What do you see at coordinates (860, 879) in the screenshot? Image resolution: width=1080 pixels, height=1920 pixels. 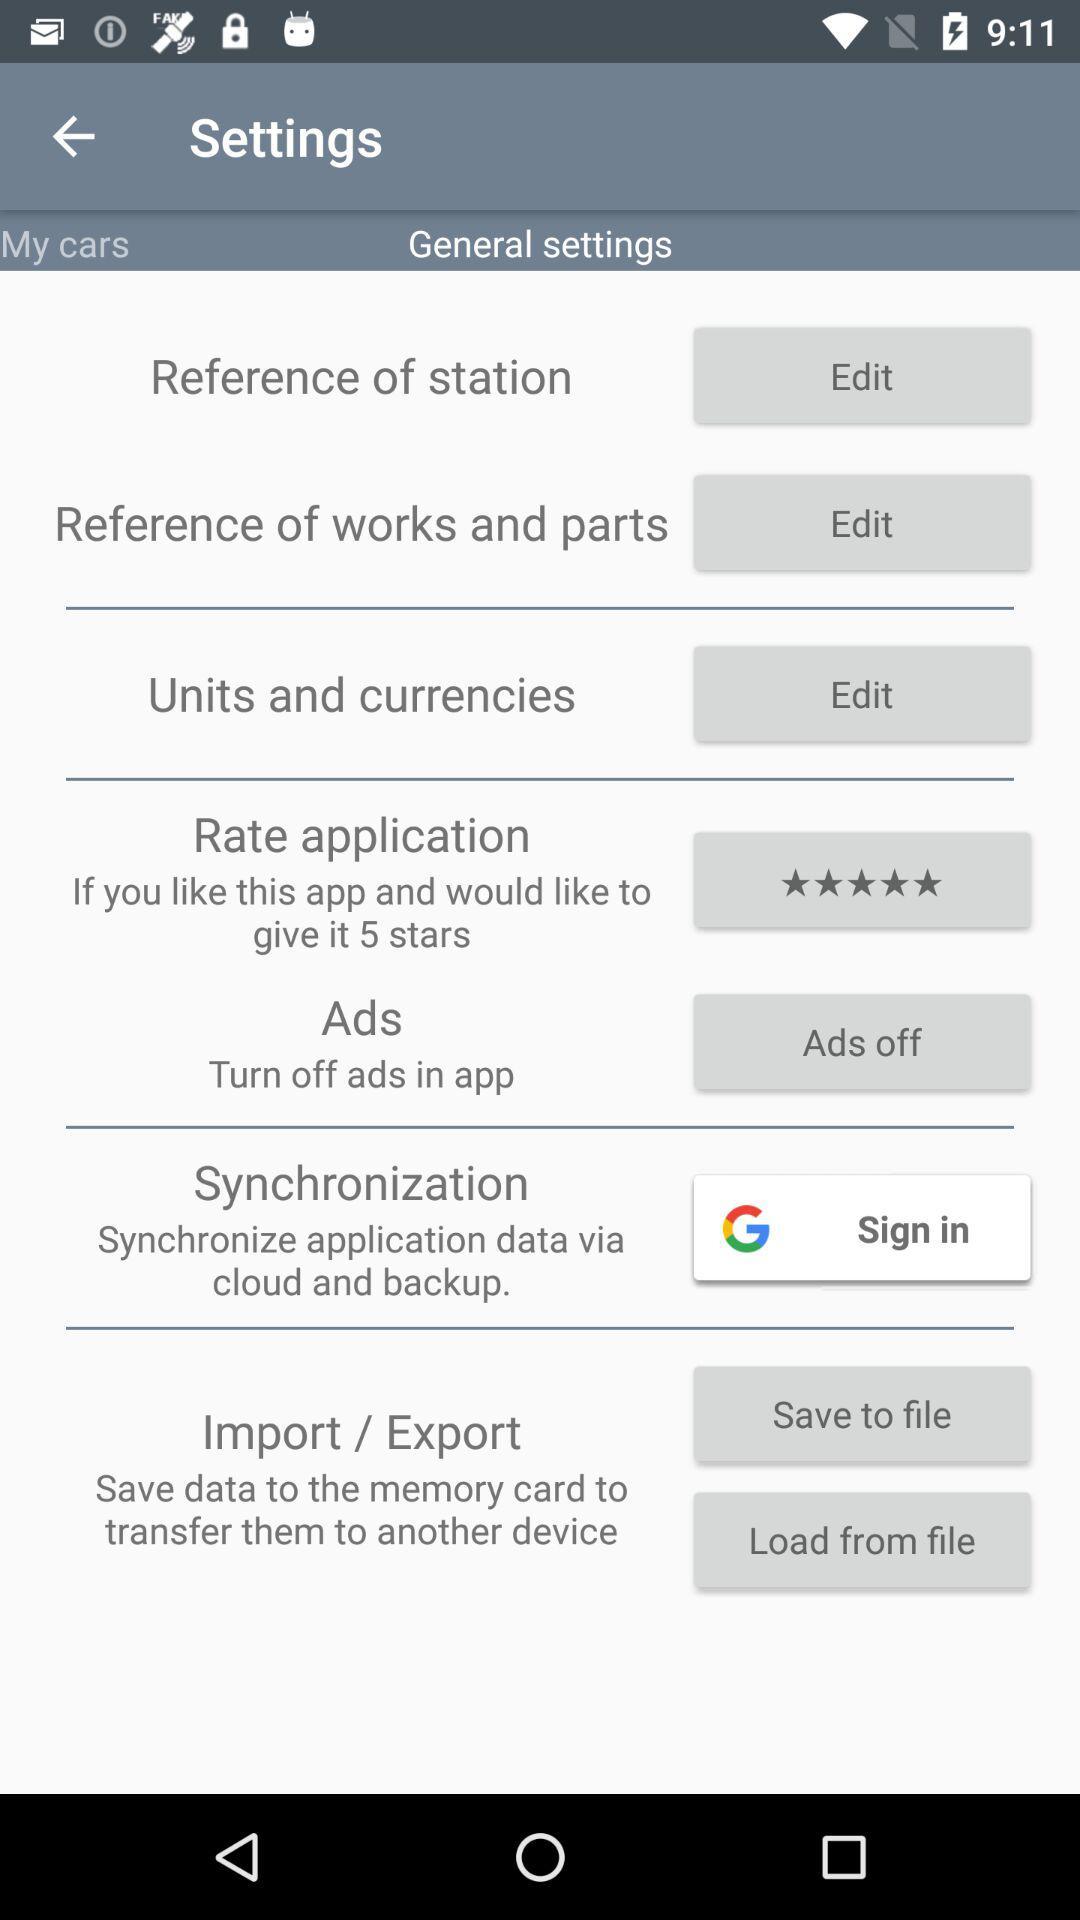 I see `the item to the right of the rate application icon` at bounding box center [860, 879].